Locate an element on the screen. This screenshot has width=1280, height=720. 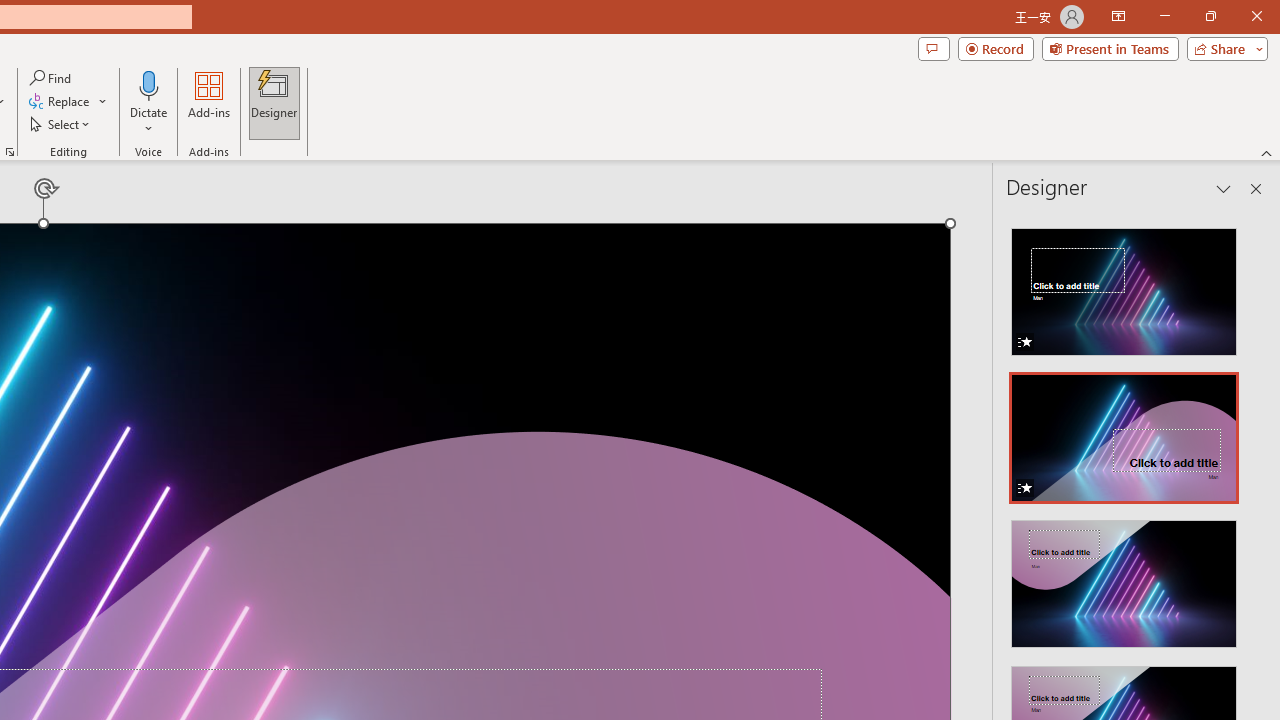
'Ribbon Display Options' is located at coordinates (1117, 16).